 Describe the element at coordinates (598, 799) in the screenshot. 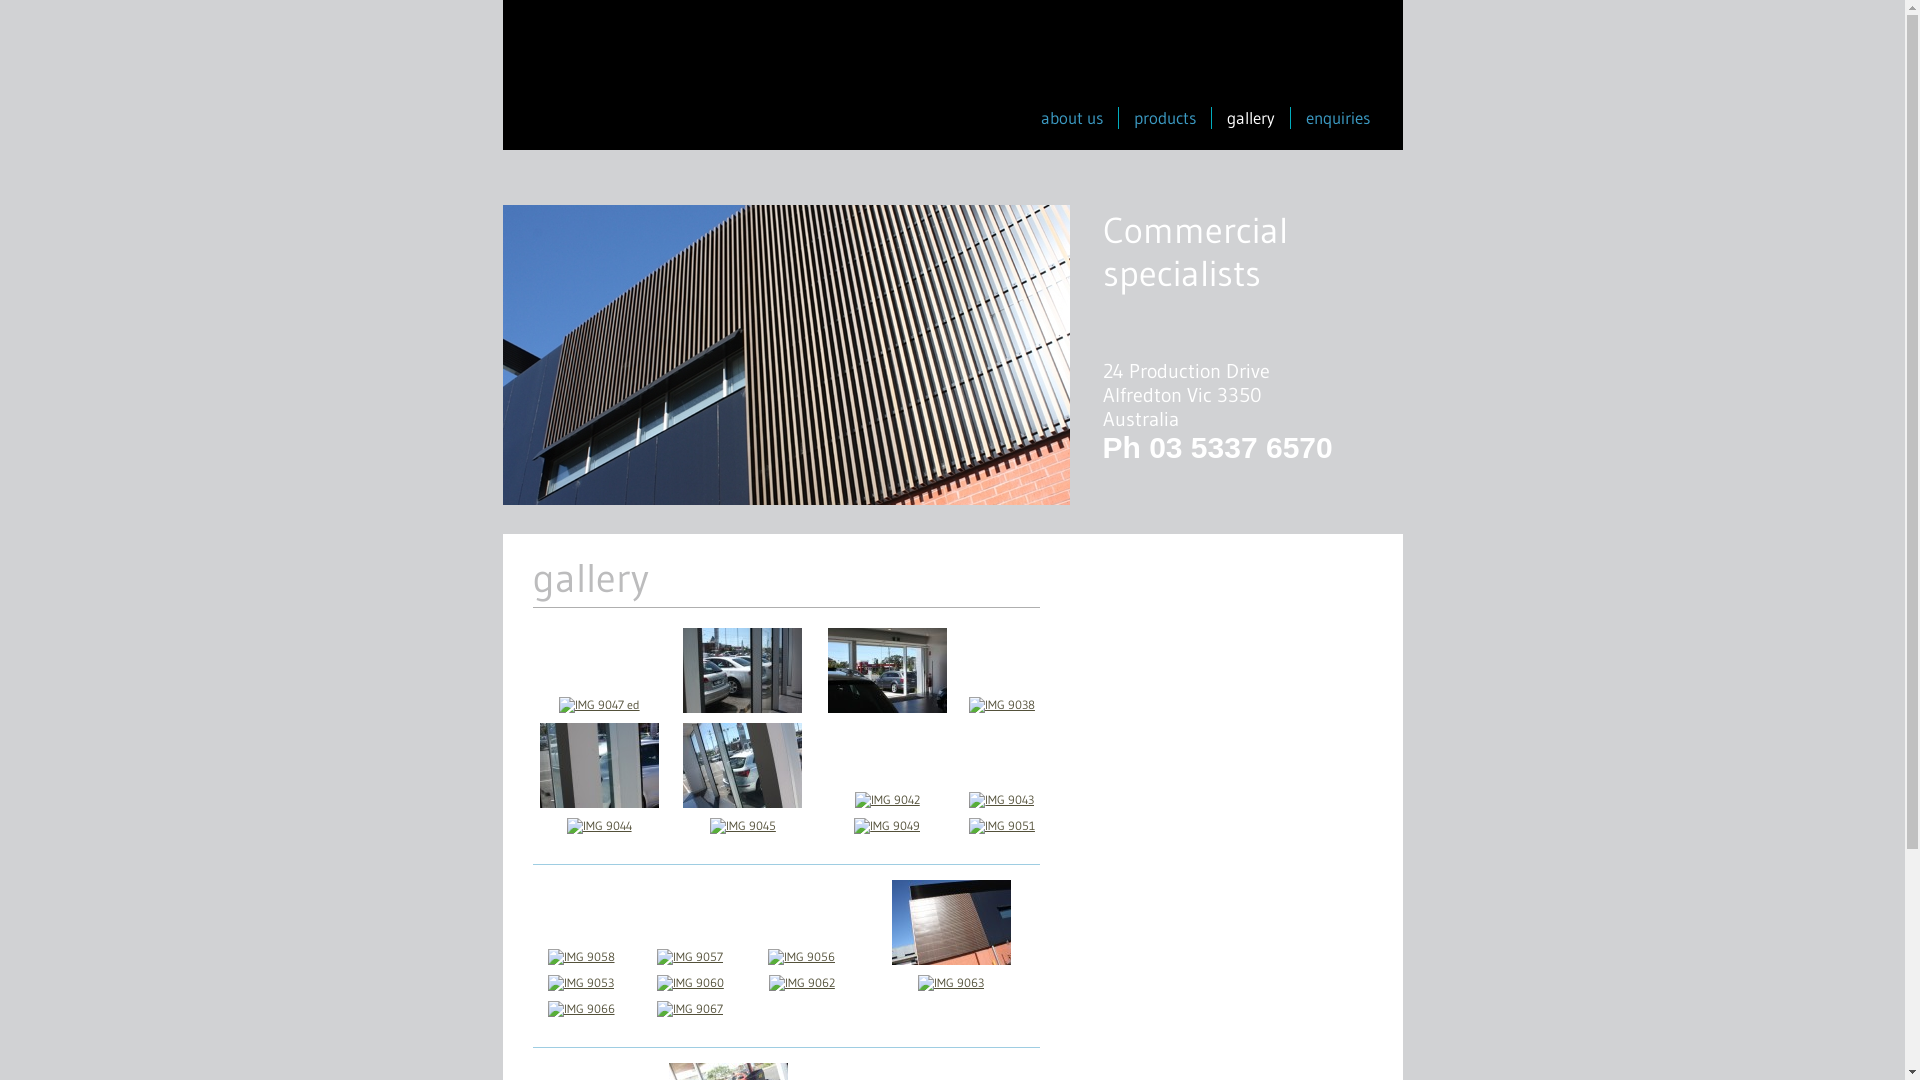

I see `'IMG 9039'` at that location.